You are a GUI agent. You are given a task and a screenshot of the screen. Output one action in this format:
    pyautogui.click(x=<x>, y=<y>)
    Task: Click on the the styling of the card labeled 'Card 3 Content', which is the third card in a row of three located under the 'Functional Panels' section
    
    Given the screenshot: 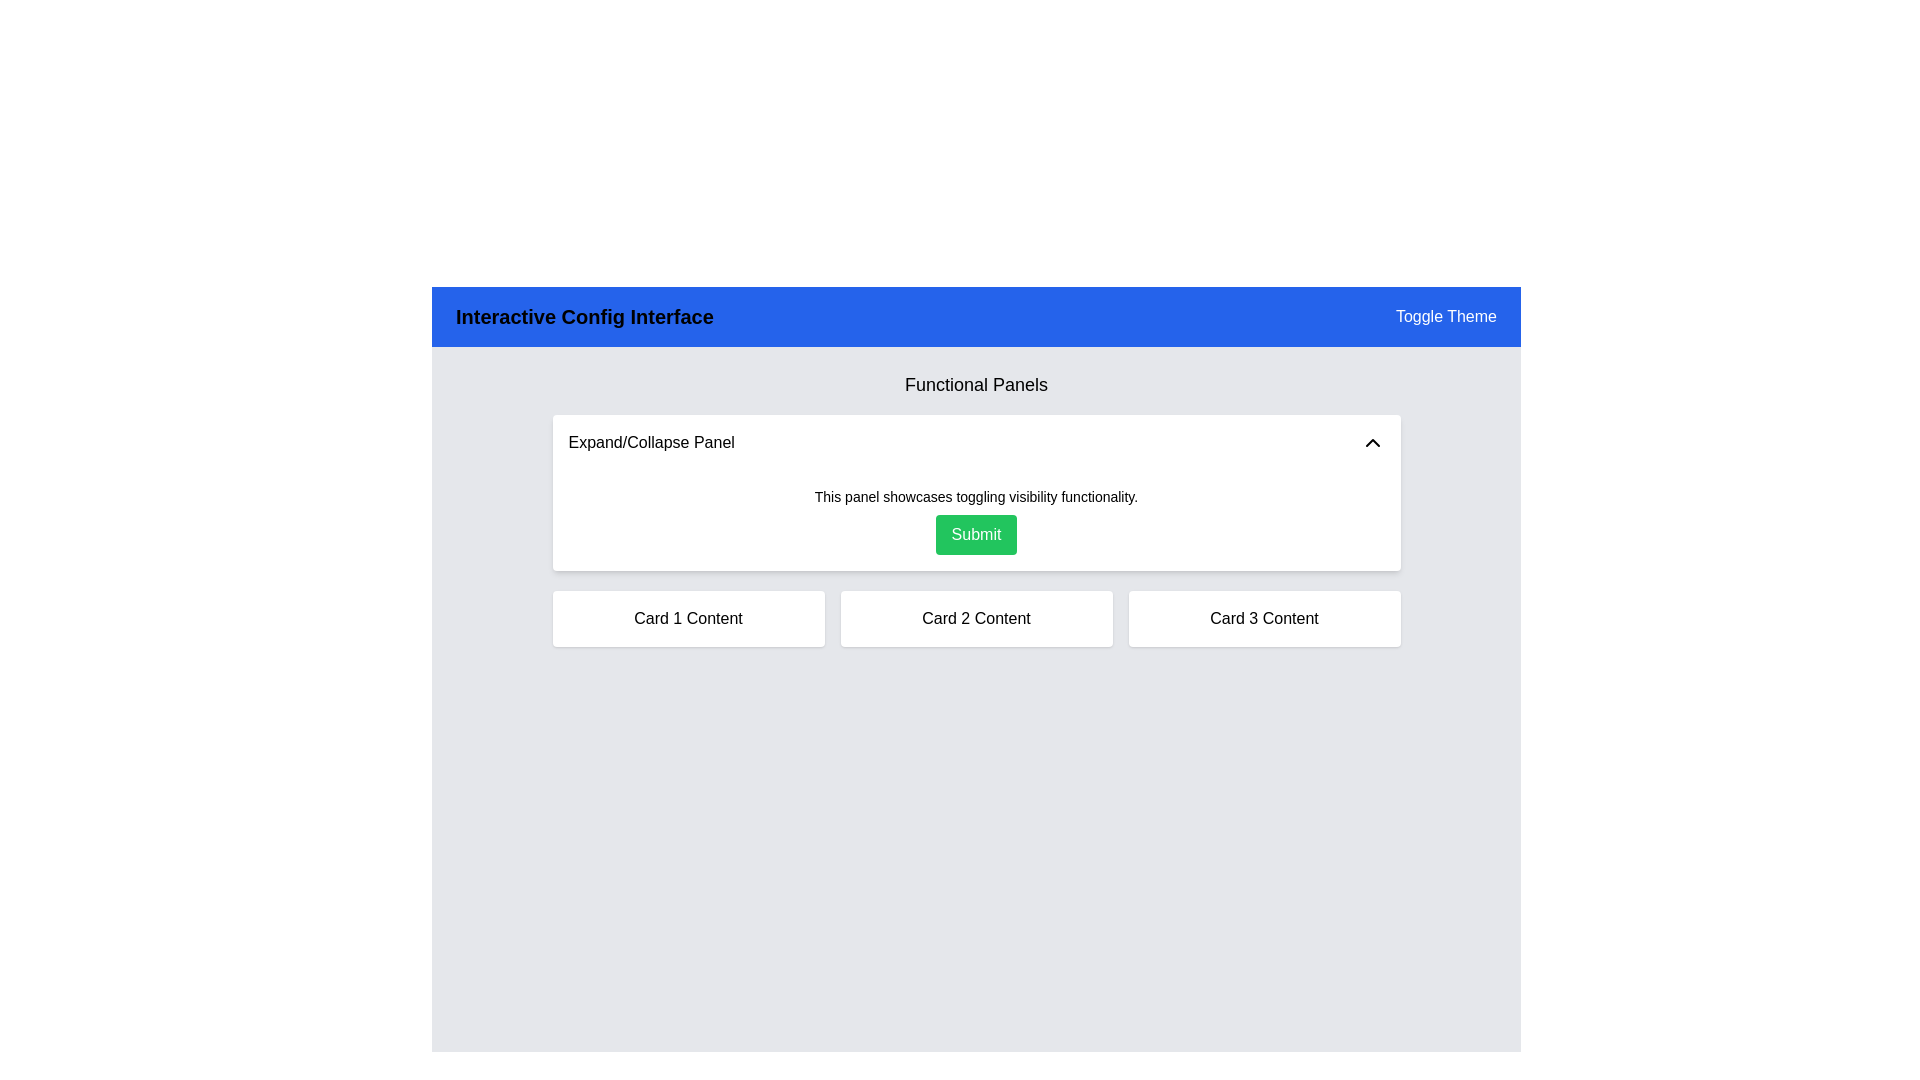 What is the action you would take?
    pyautogui.click(x=1263, y=617)
    